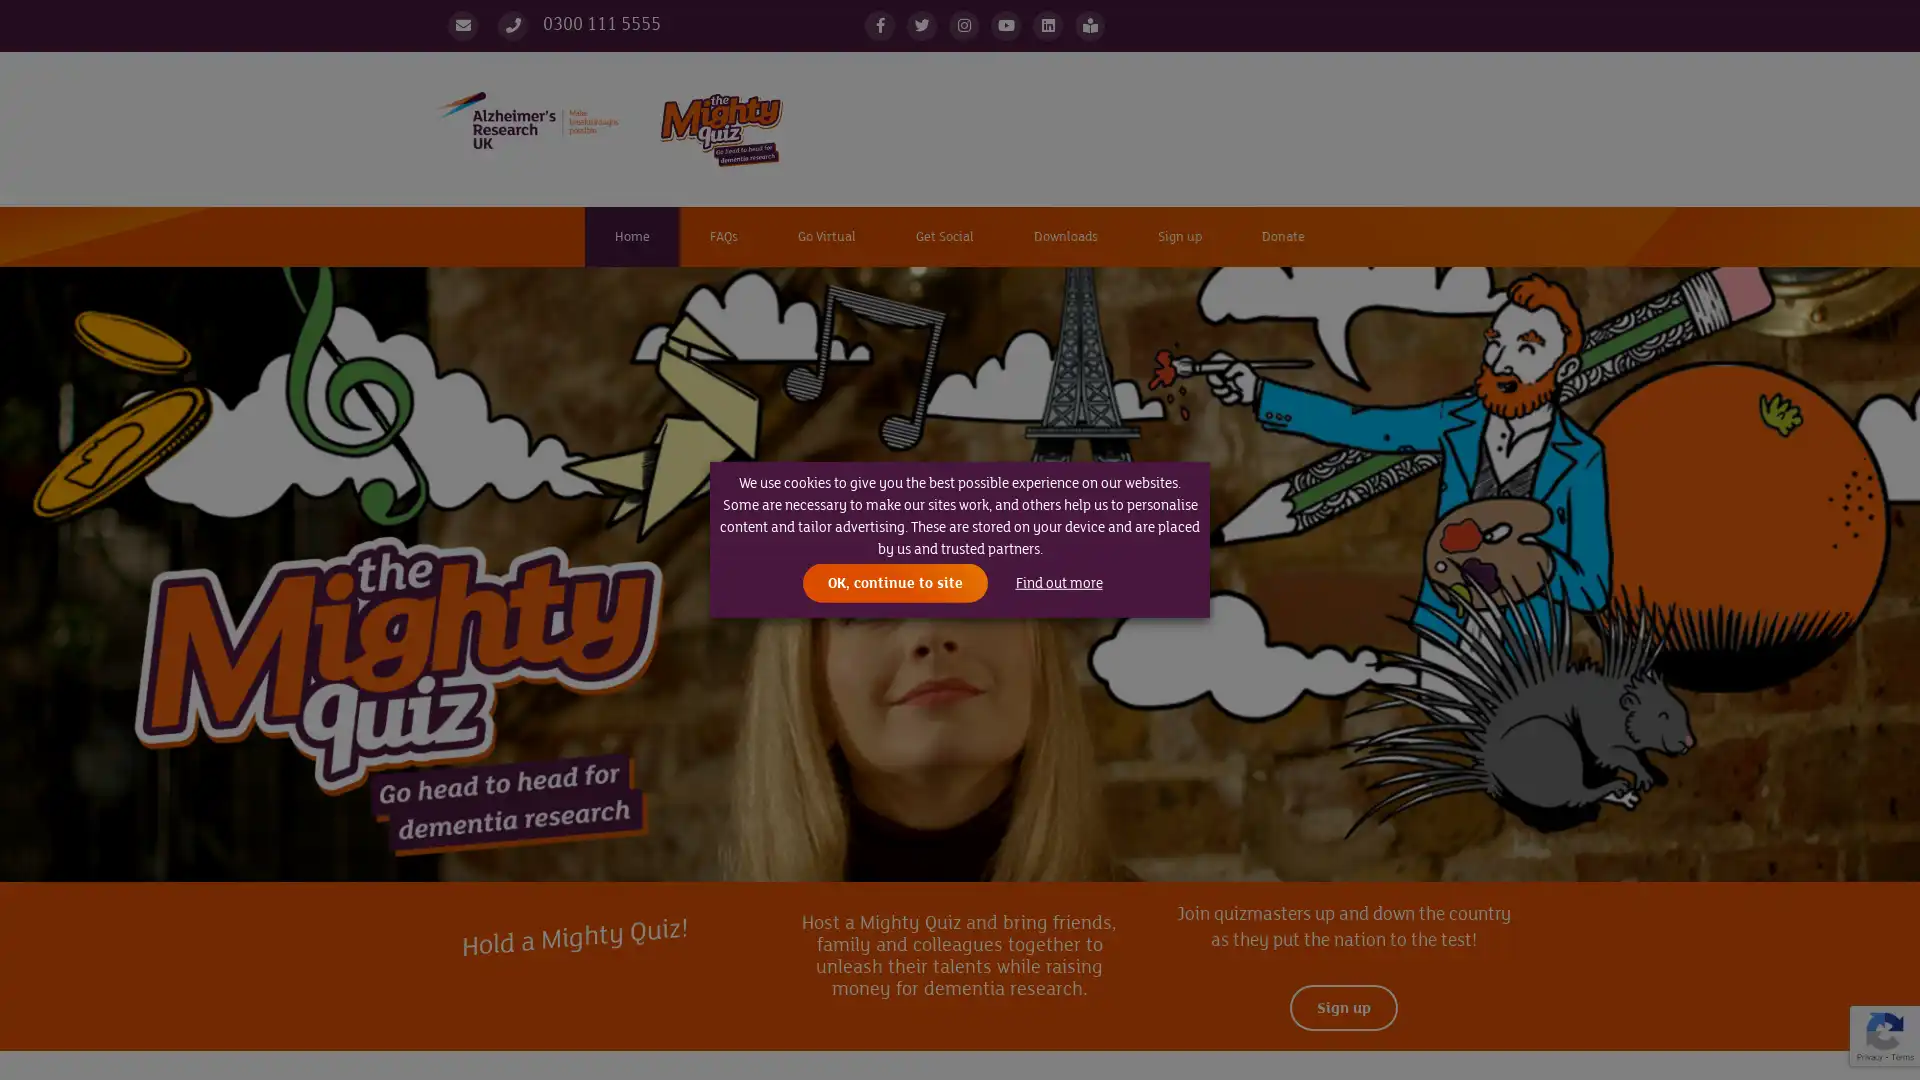 This screenshot has width=1920, height=1080. I want to click on OK, continue to site, so click(893, 583).